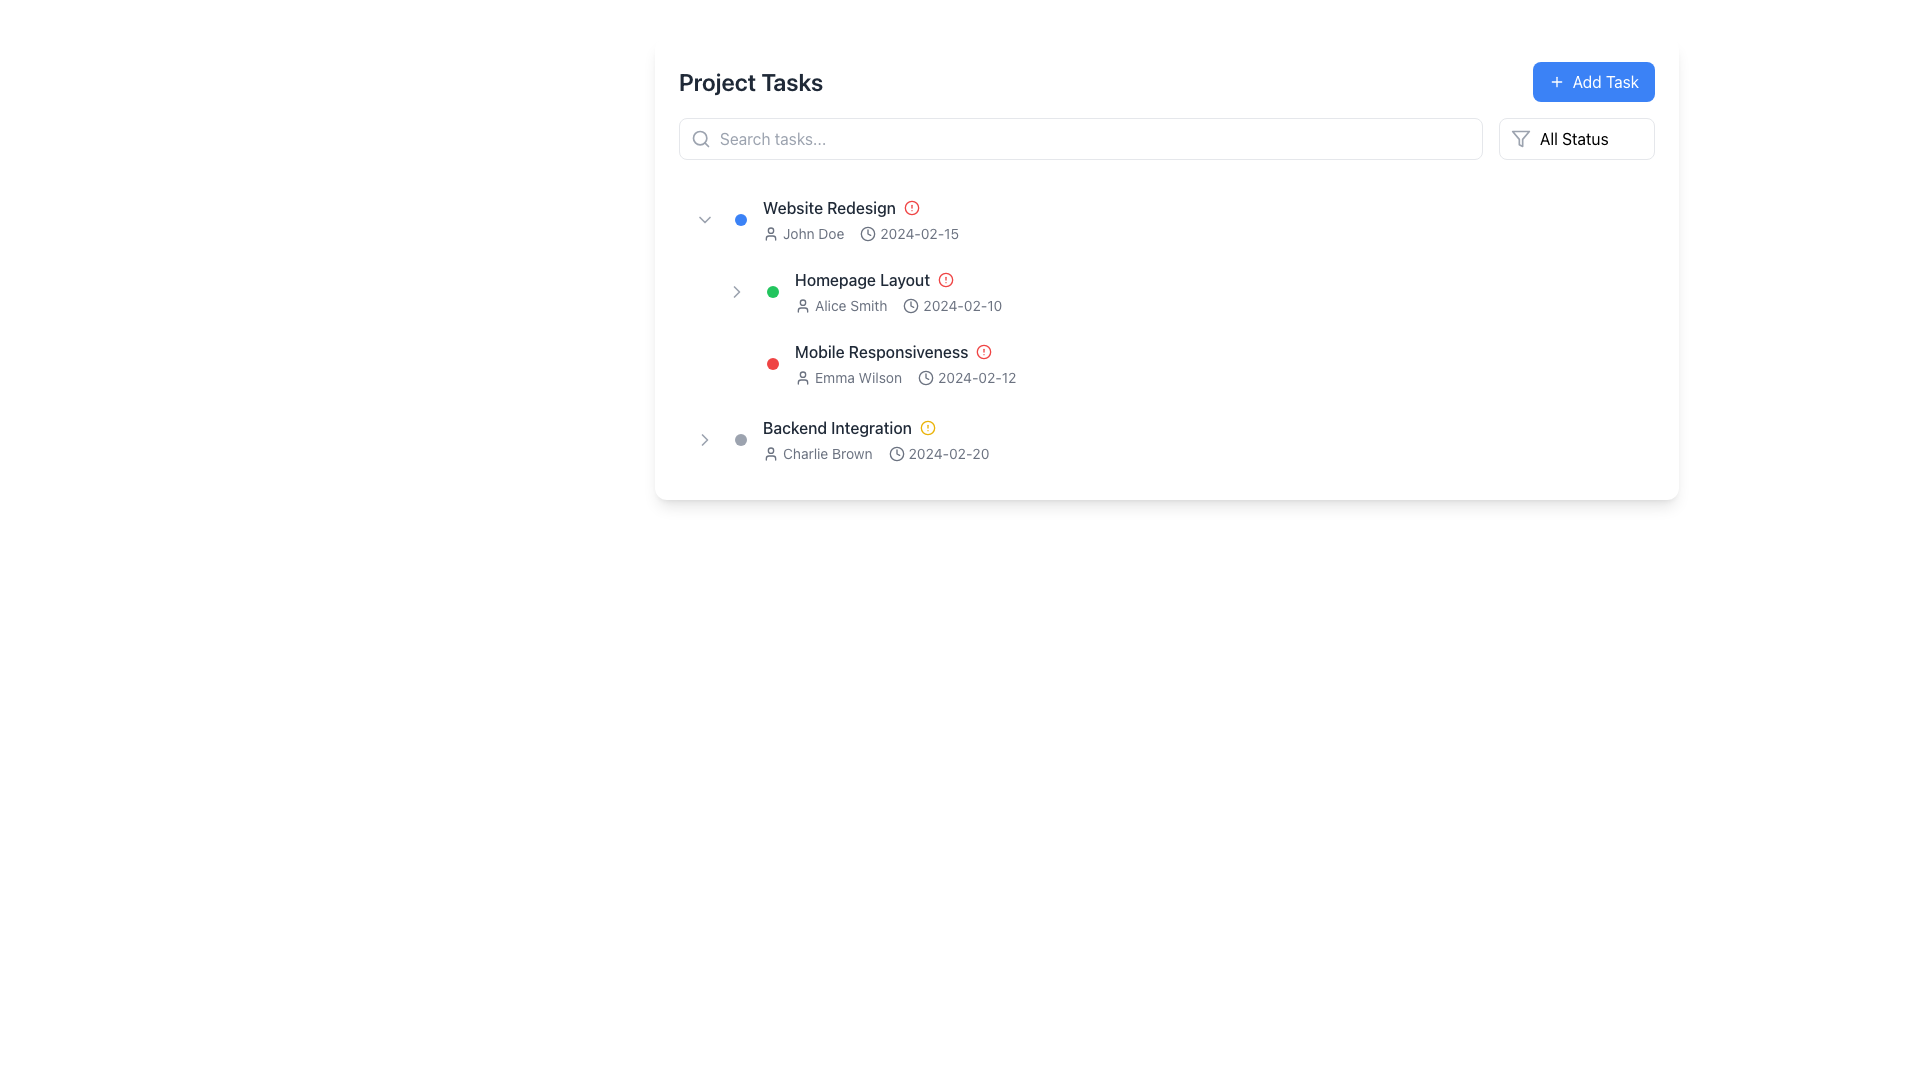 The image size is (1920, 1080). Describe the element at coordinates (705, 438) in the screenshot. I see `the button located to the immediate left of the 'Backend Integration' text` at that location.